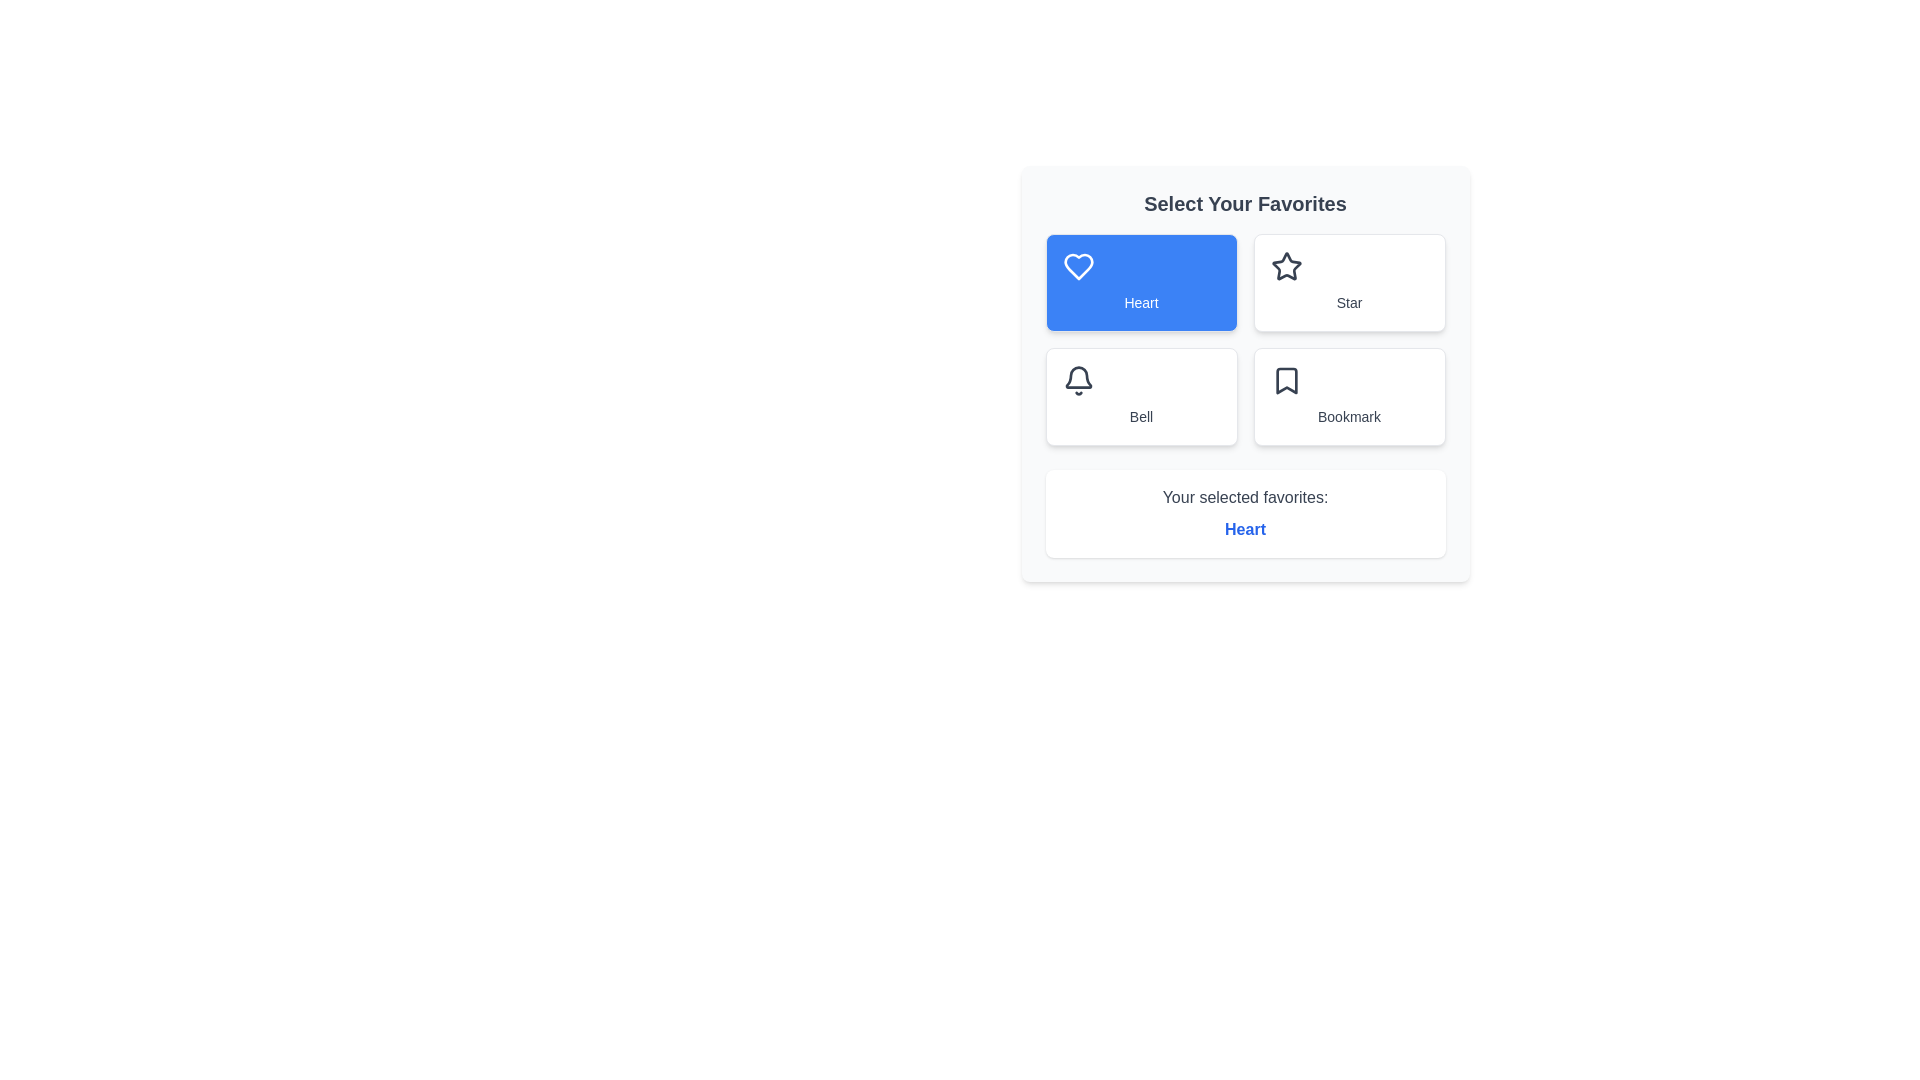 The height and width of the screenshot is (1080, 1920). I want to click on the title text 'Select Your Favorites', so click(1244, 204).